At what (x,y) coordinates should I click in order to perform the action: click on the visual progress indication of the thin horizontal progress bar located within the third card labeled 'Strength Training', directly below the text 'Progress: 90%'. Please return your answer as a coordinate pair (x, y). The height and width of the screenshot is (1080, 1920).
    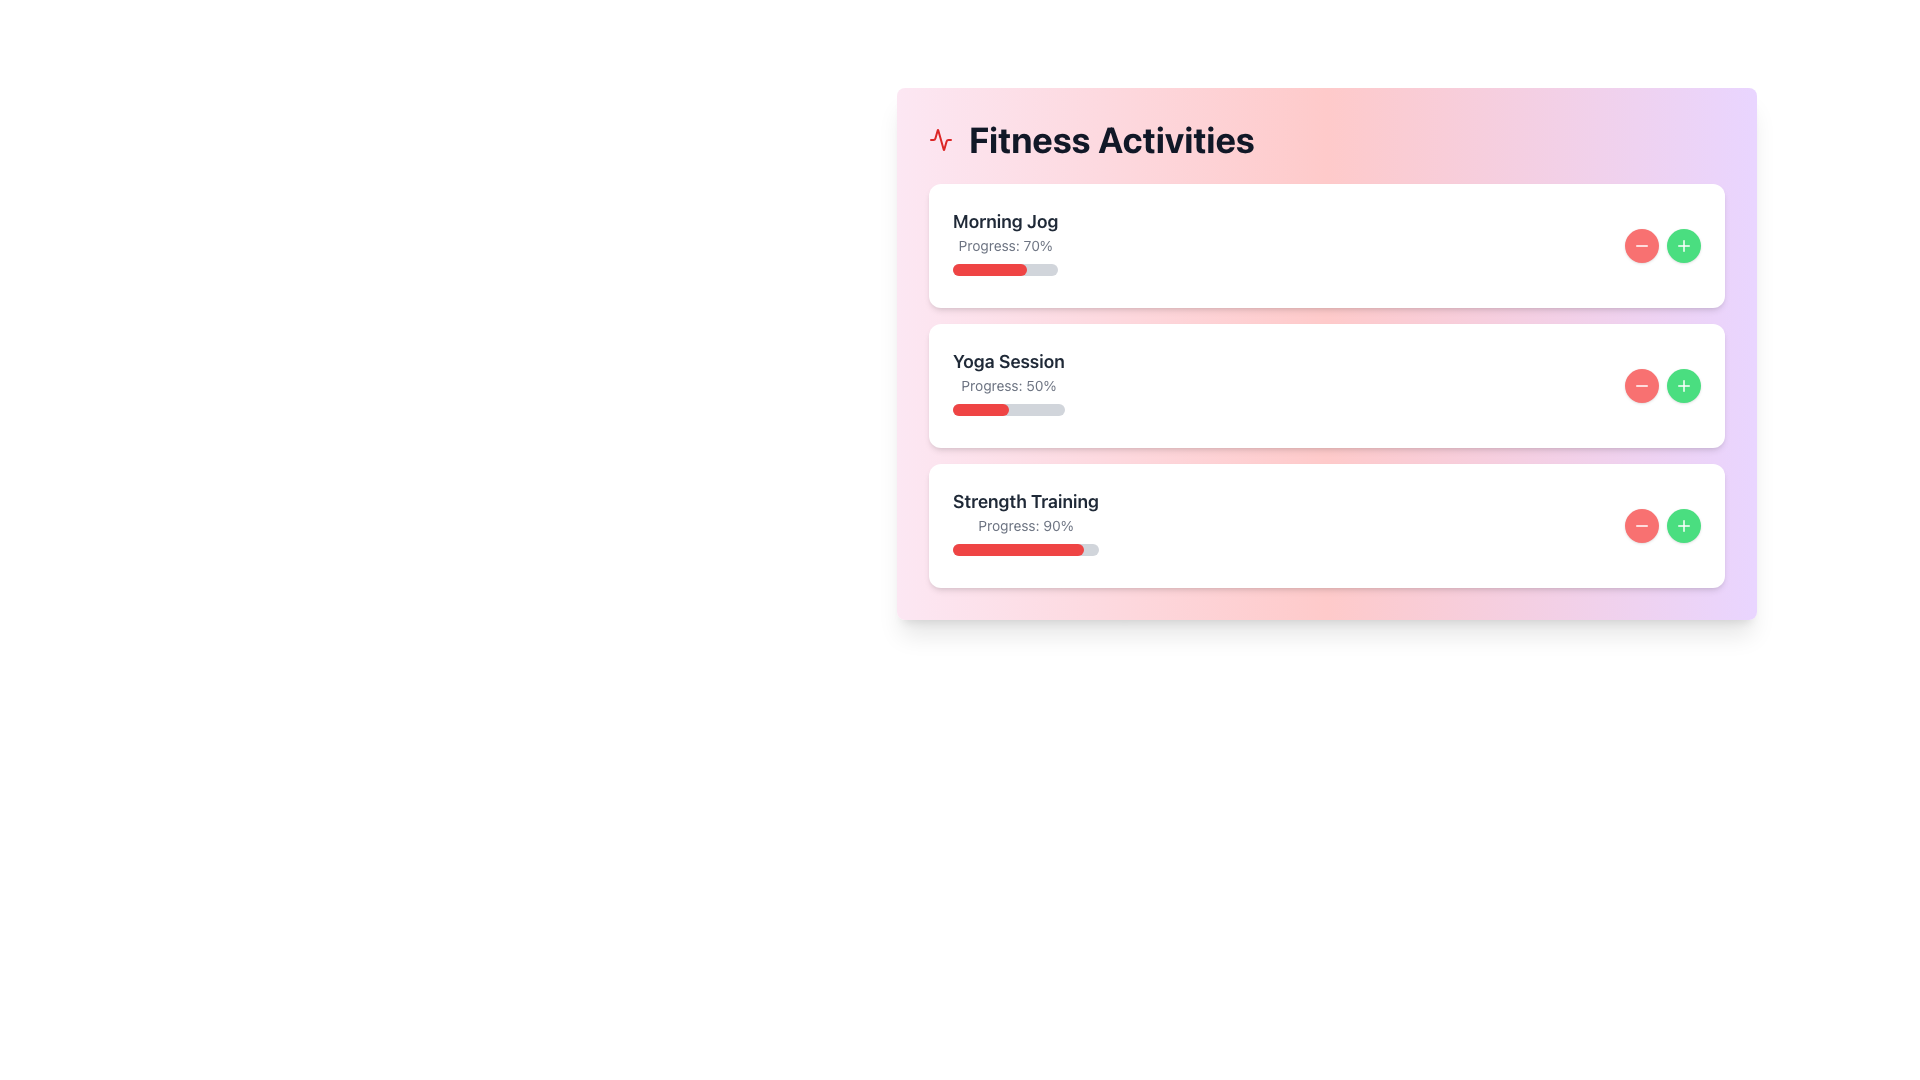
    Looking at the image, I should click on (1025, 550).